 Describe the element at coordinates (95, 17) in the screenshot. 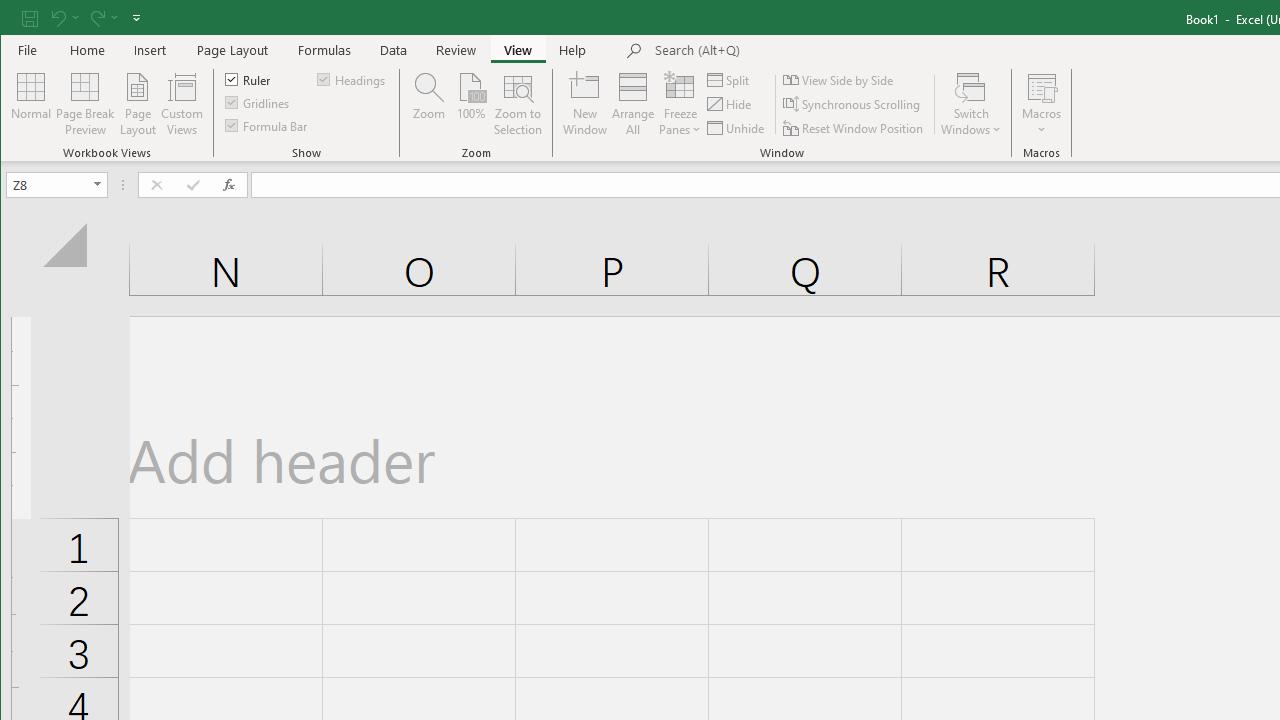

I see `'Redo'` at that location.